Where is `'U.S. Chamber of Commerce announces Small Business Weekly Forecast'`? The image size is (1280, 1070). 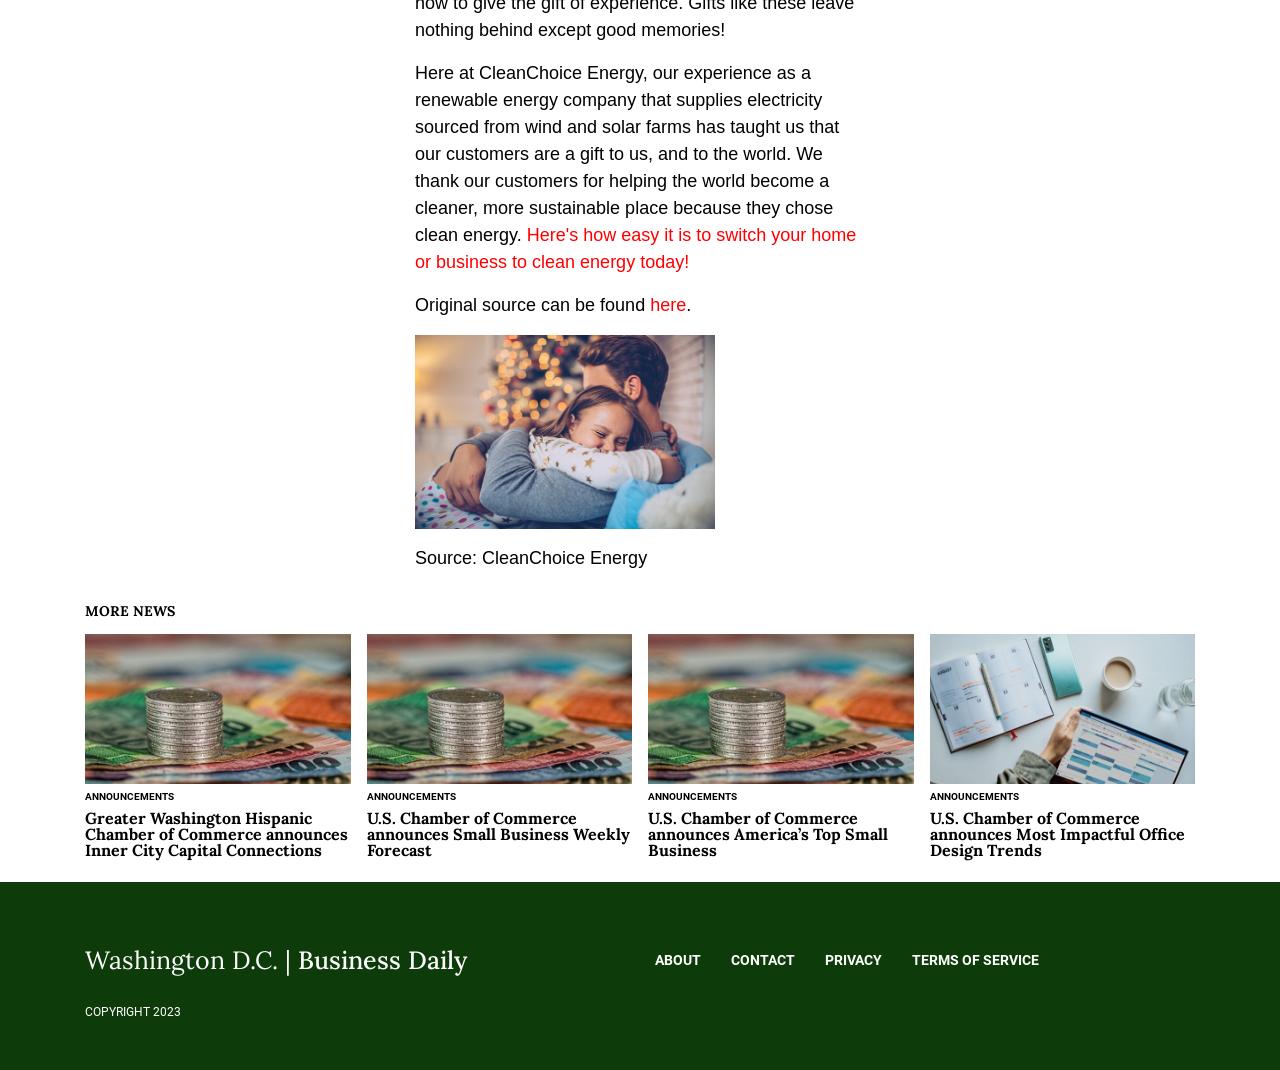 'U.S. Chamber of Commerce announces Small Business Weekly Forecast' is located at coordinates (497, 832).